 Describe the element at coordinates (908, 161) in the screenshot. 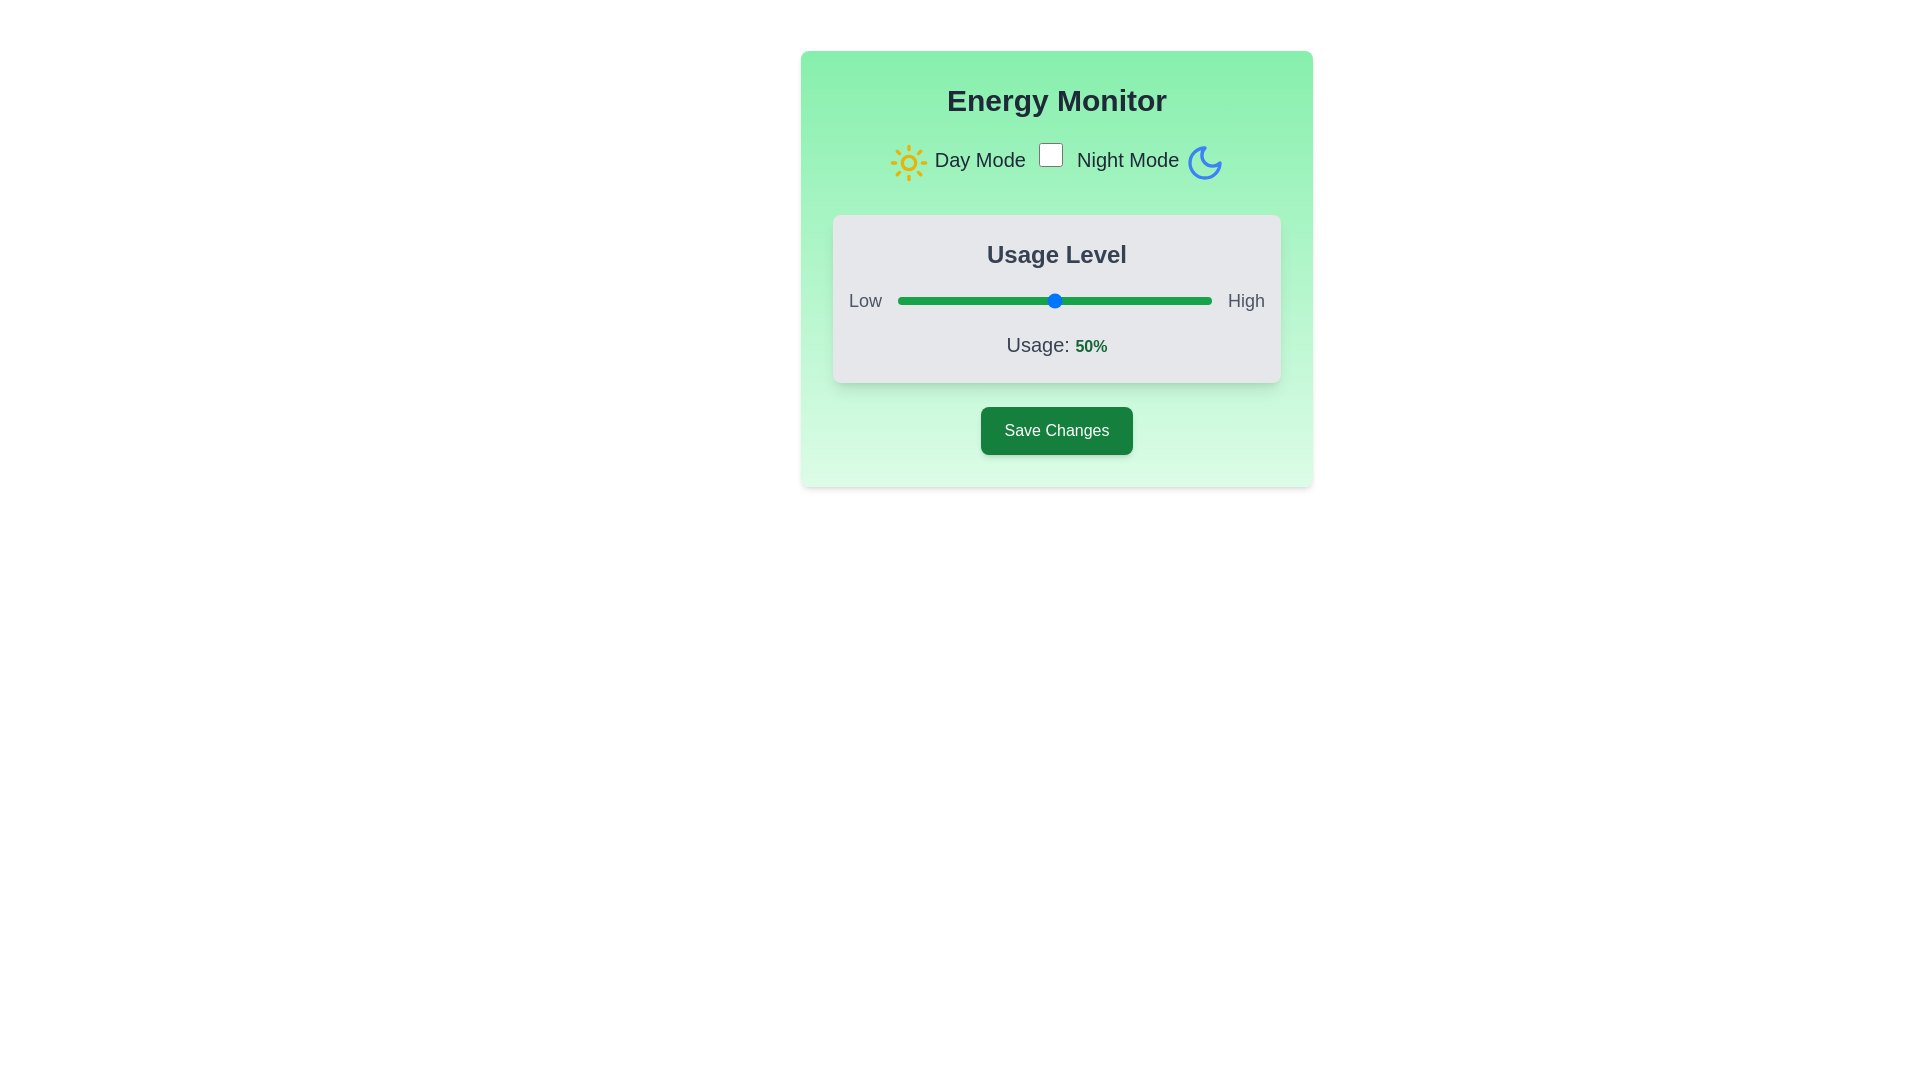

I see `the graphical icon component of the sun icon that represents 'Day Mode' located at the specified coordinates` at that location.